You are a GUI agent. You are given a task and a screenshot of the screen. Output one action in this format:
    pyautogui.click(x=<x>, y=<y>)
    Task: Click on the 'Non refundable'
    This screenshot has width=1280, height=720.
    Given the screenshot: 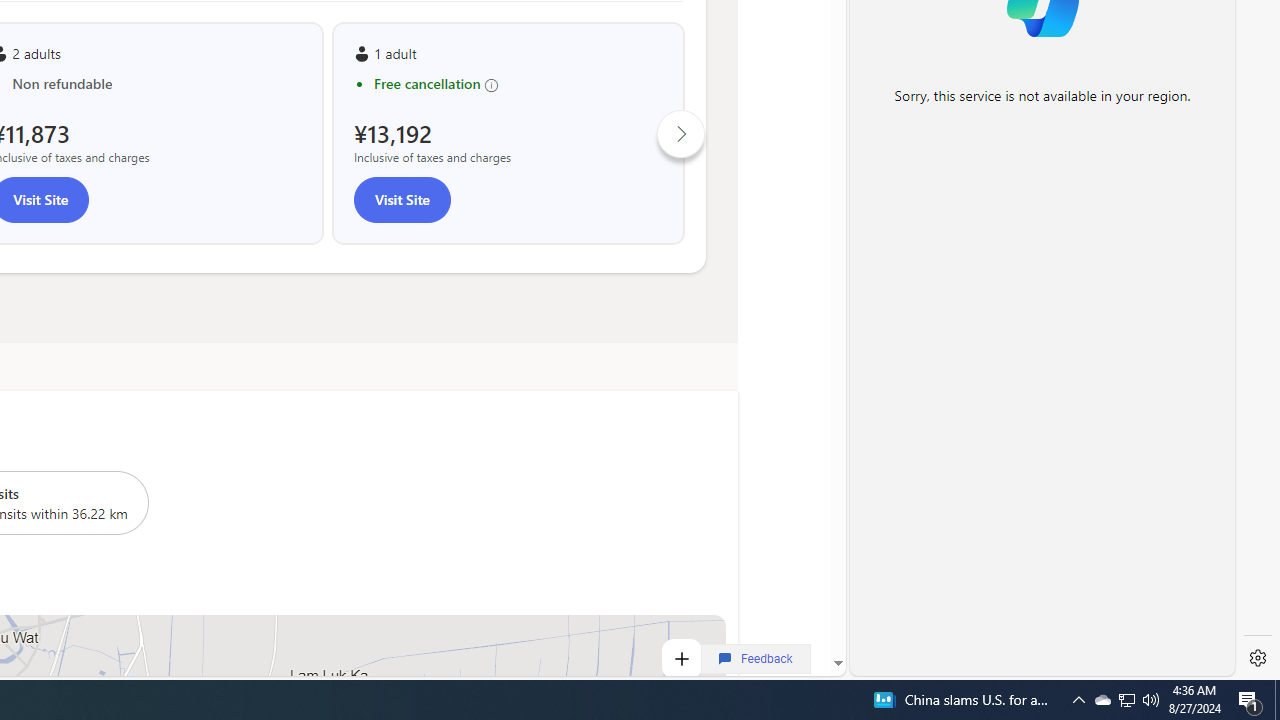 What is the action you would take?
    pyautogui.click(x=155, y=82)
    